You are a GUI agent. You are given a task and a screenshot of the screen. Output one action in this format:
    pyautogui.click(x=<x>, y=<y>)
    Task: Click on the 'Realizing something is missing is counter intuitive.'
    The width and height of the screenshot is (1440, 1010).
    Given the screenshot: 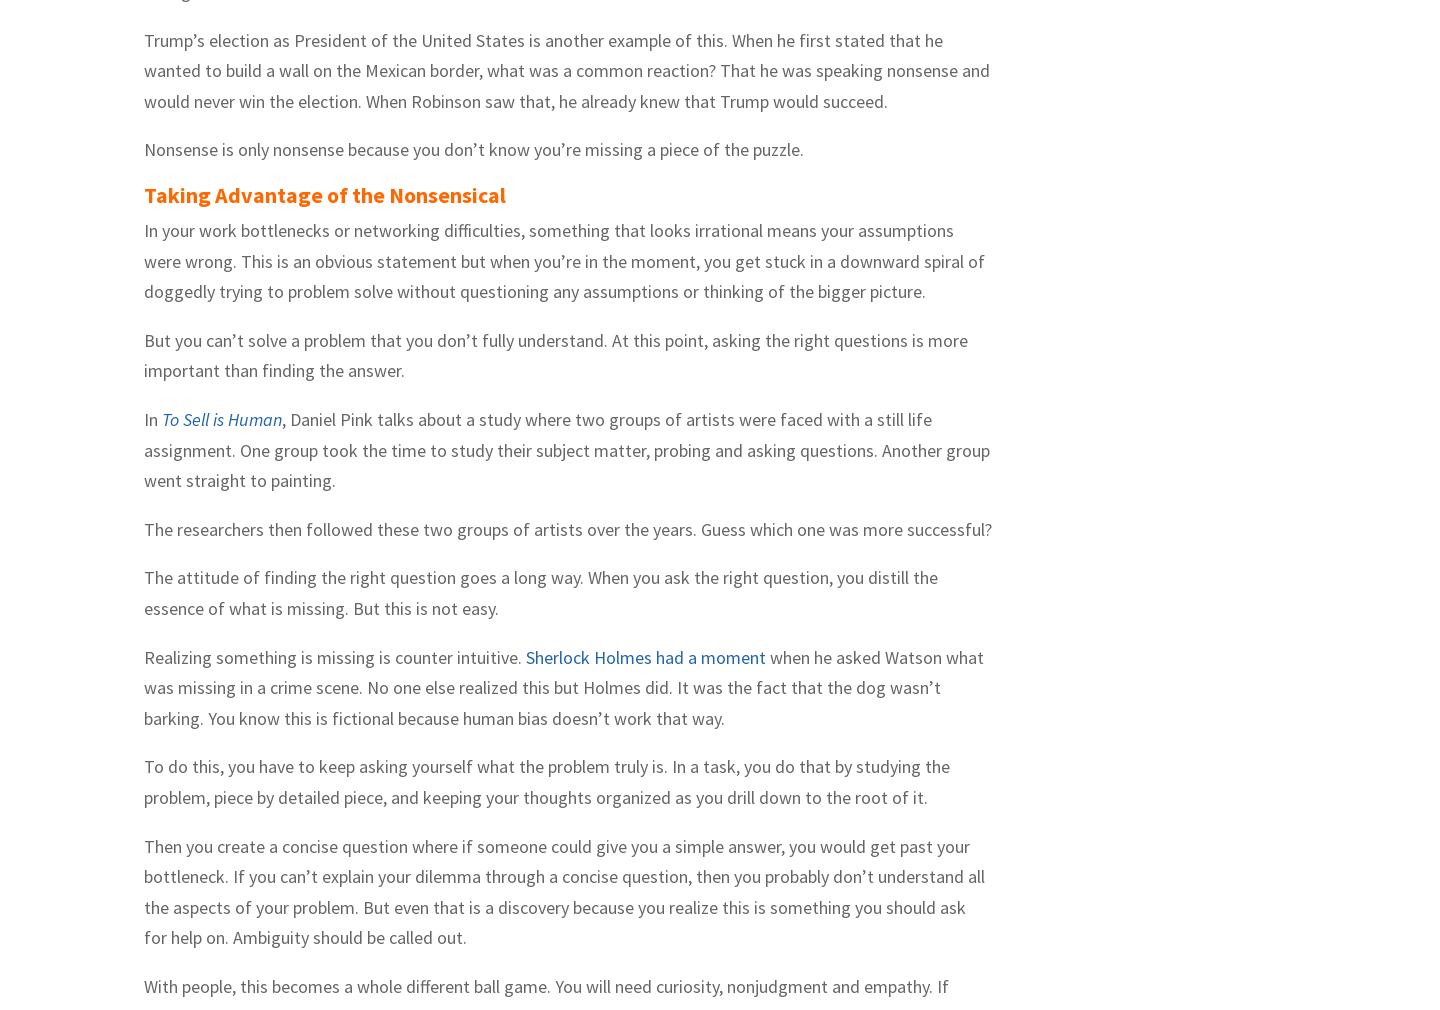 What is the action you would take?
    pyautogui.click(x=334, y=655)
    